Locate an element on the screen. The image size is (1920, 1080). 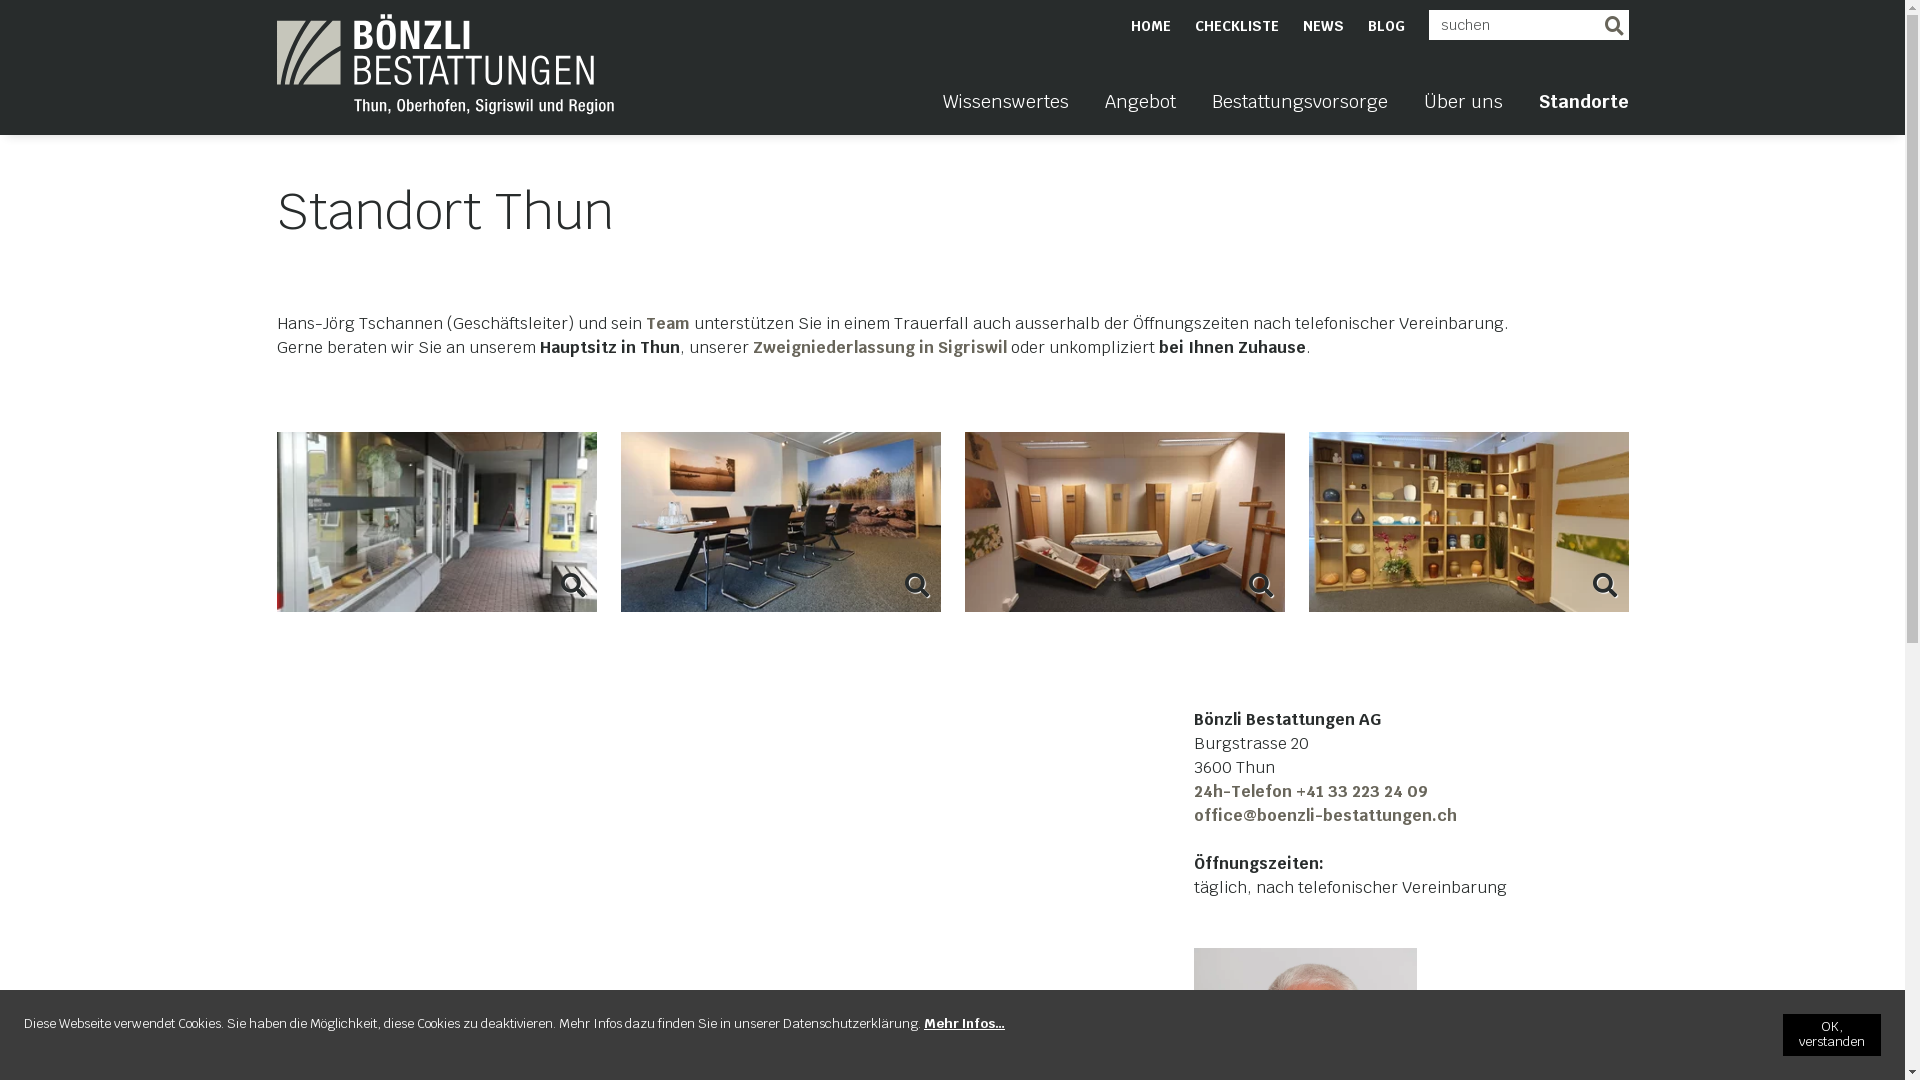
'office@boenzli-bestattungen.ch' is located at coordinates (1194, 815).